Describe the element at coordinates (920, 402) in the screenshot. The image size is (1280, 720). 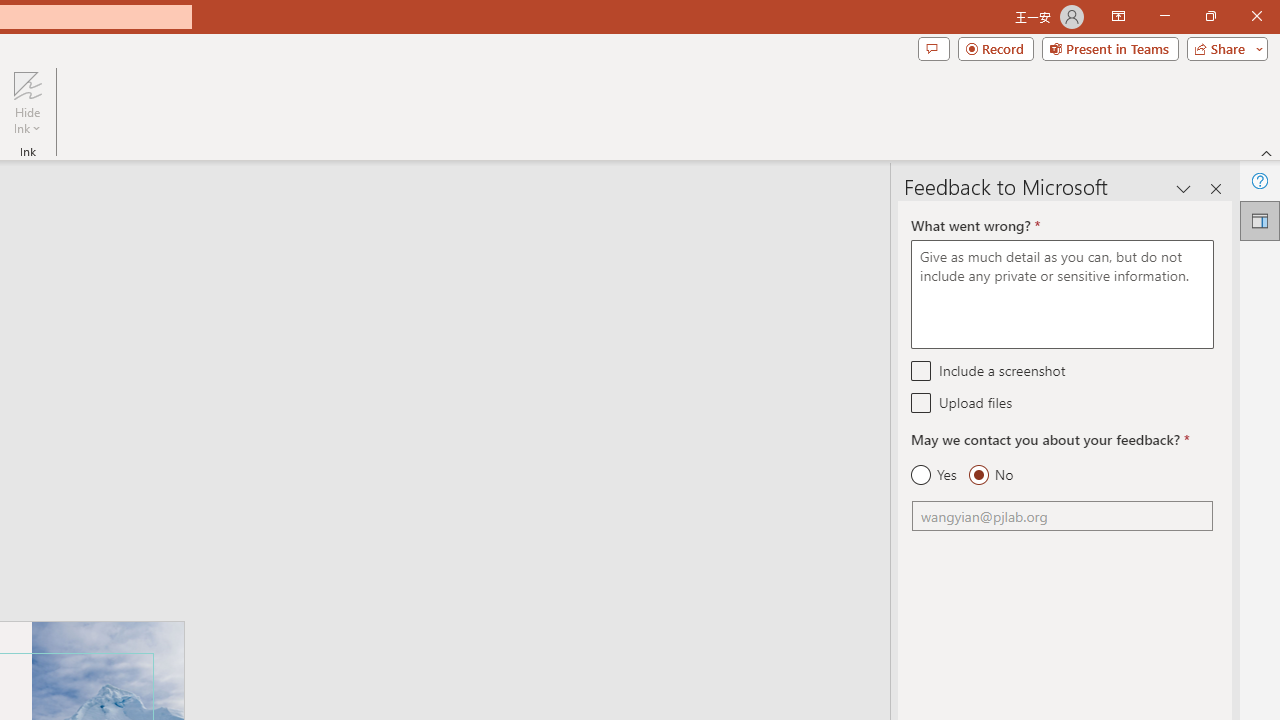
I see `'Upload files'` at that location.